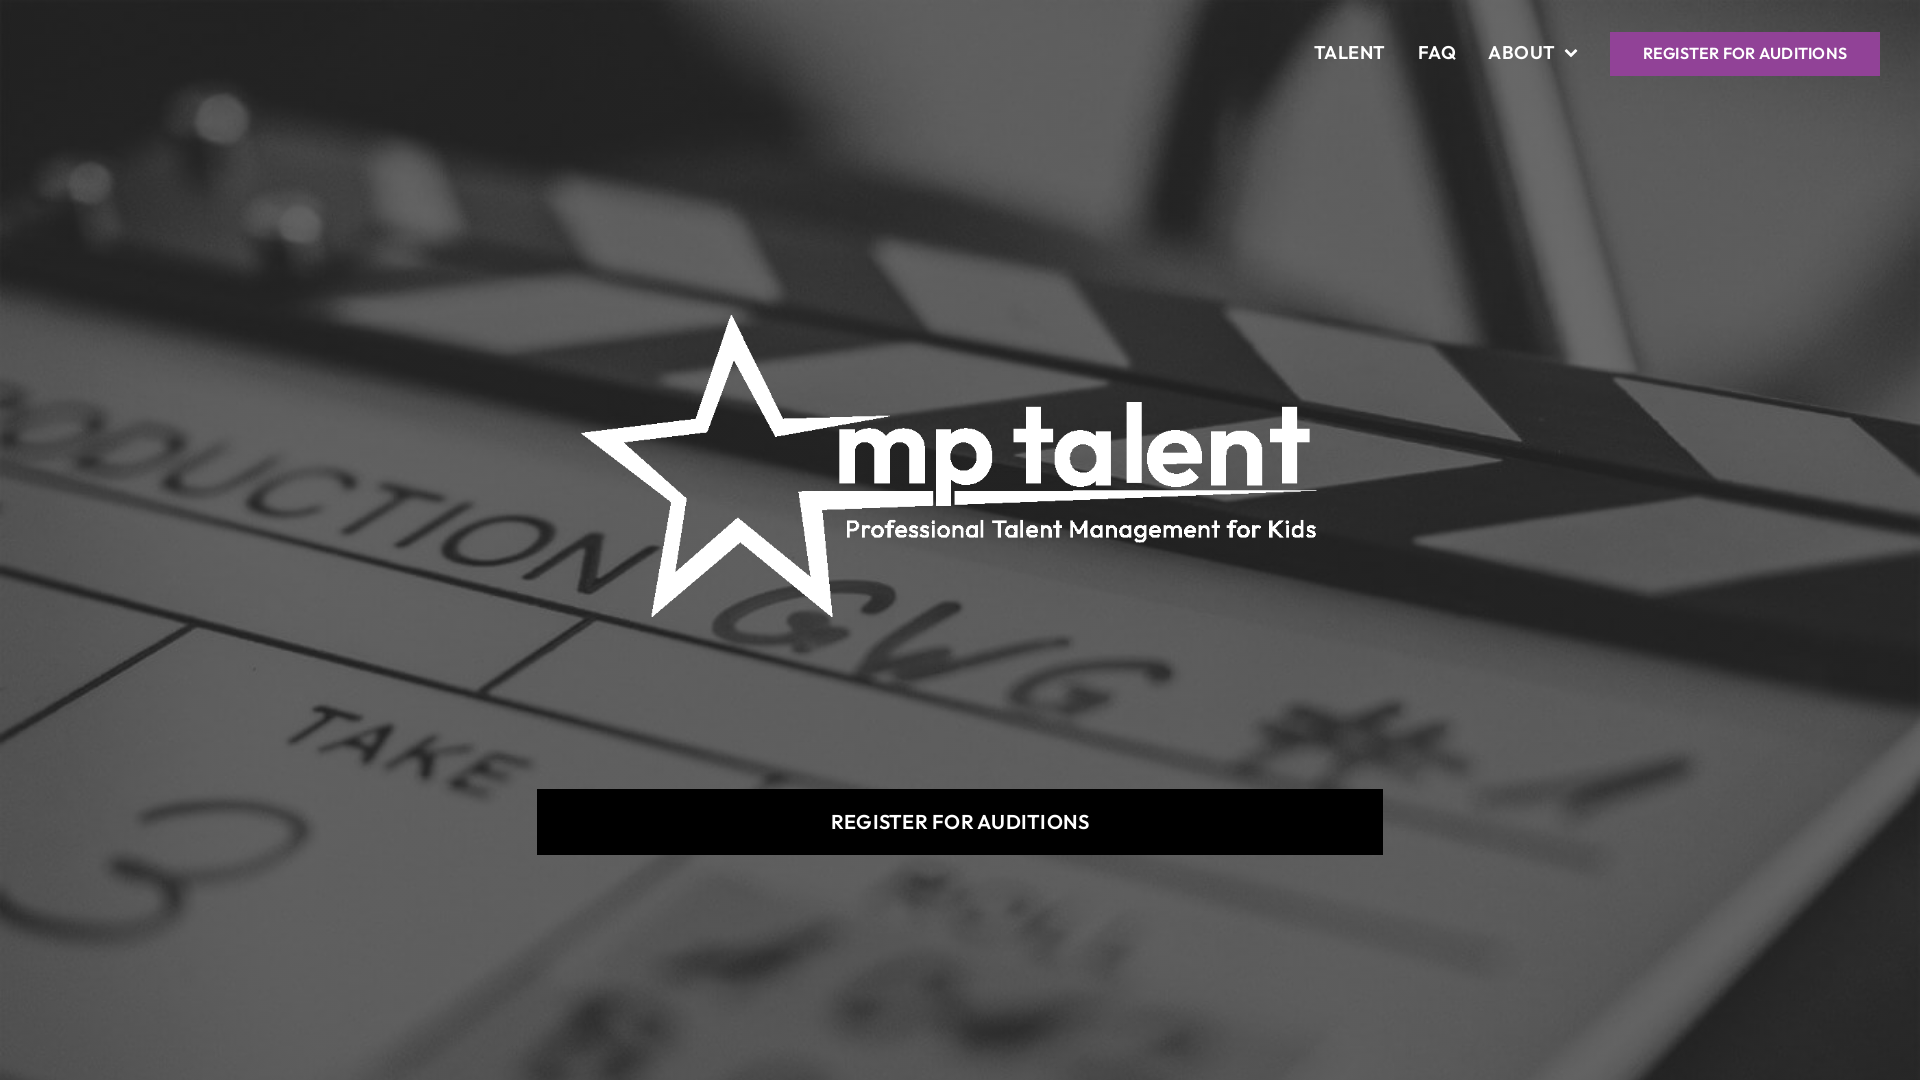 The image size is (1920, 1080). I want to click on 'TALENT', so click(1349, 53).